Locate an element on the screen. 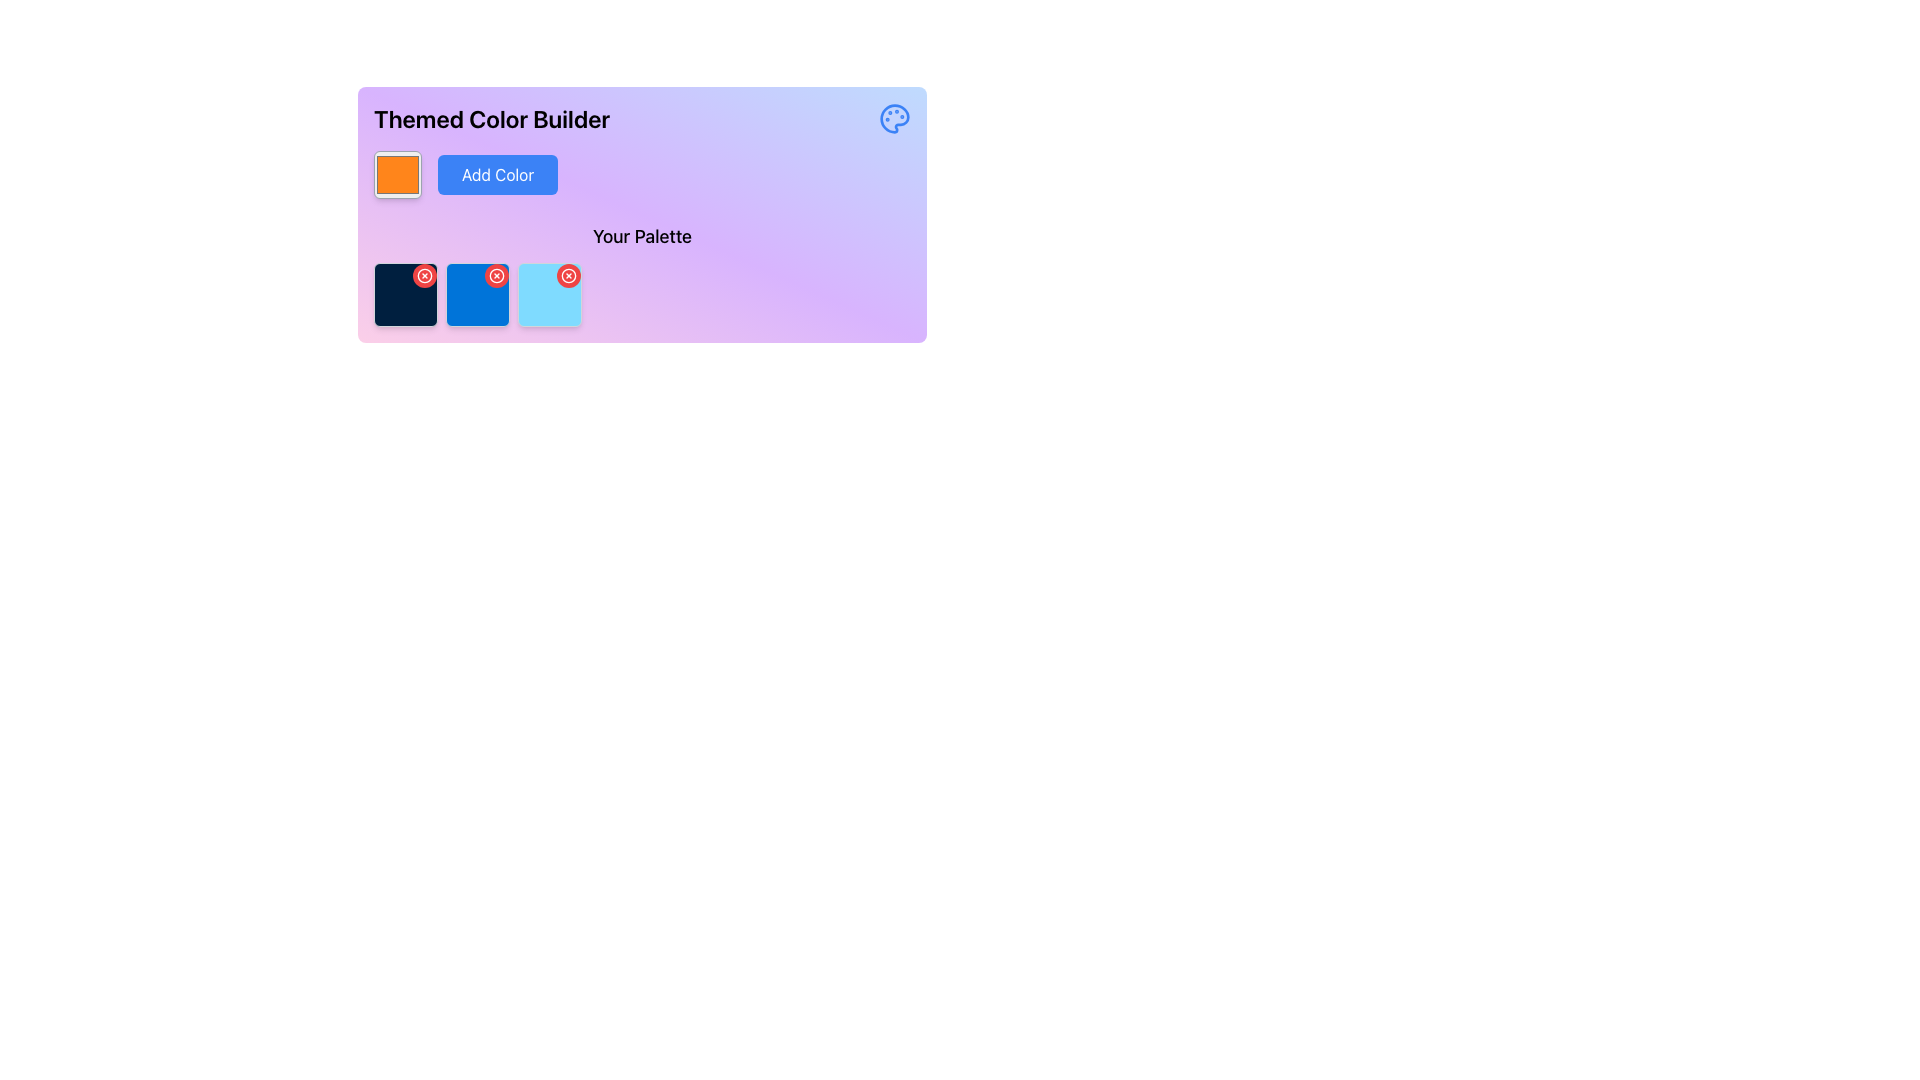 The height and width of the screenshot is (1080, 1920). the circular button with a red background and white 'x' icon located at the top-right corner of the blue square card is located at coordinates (497, 276).